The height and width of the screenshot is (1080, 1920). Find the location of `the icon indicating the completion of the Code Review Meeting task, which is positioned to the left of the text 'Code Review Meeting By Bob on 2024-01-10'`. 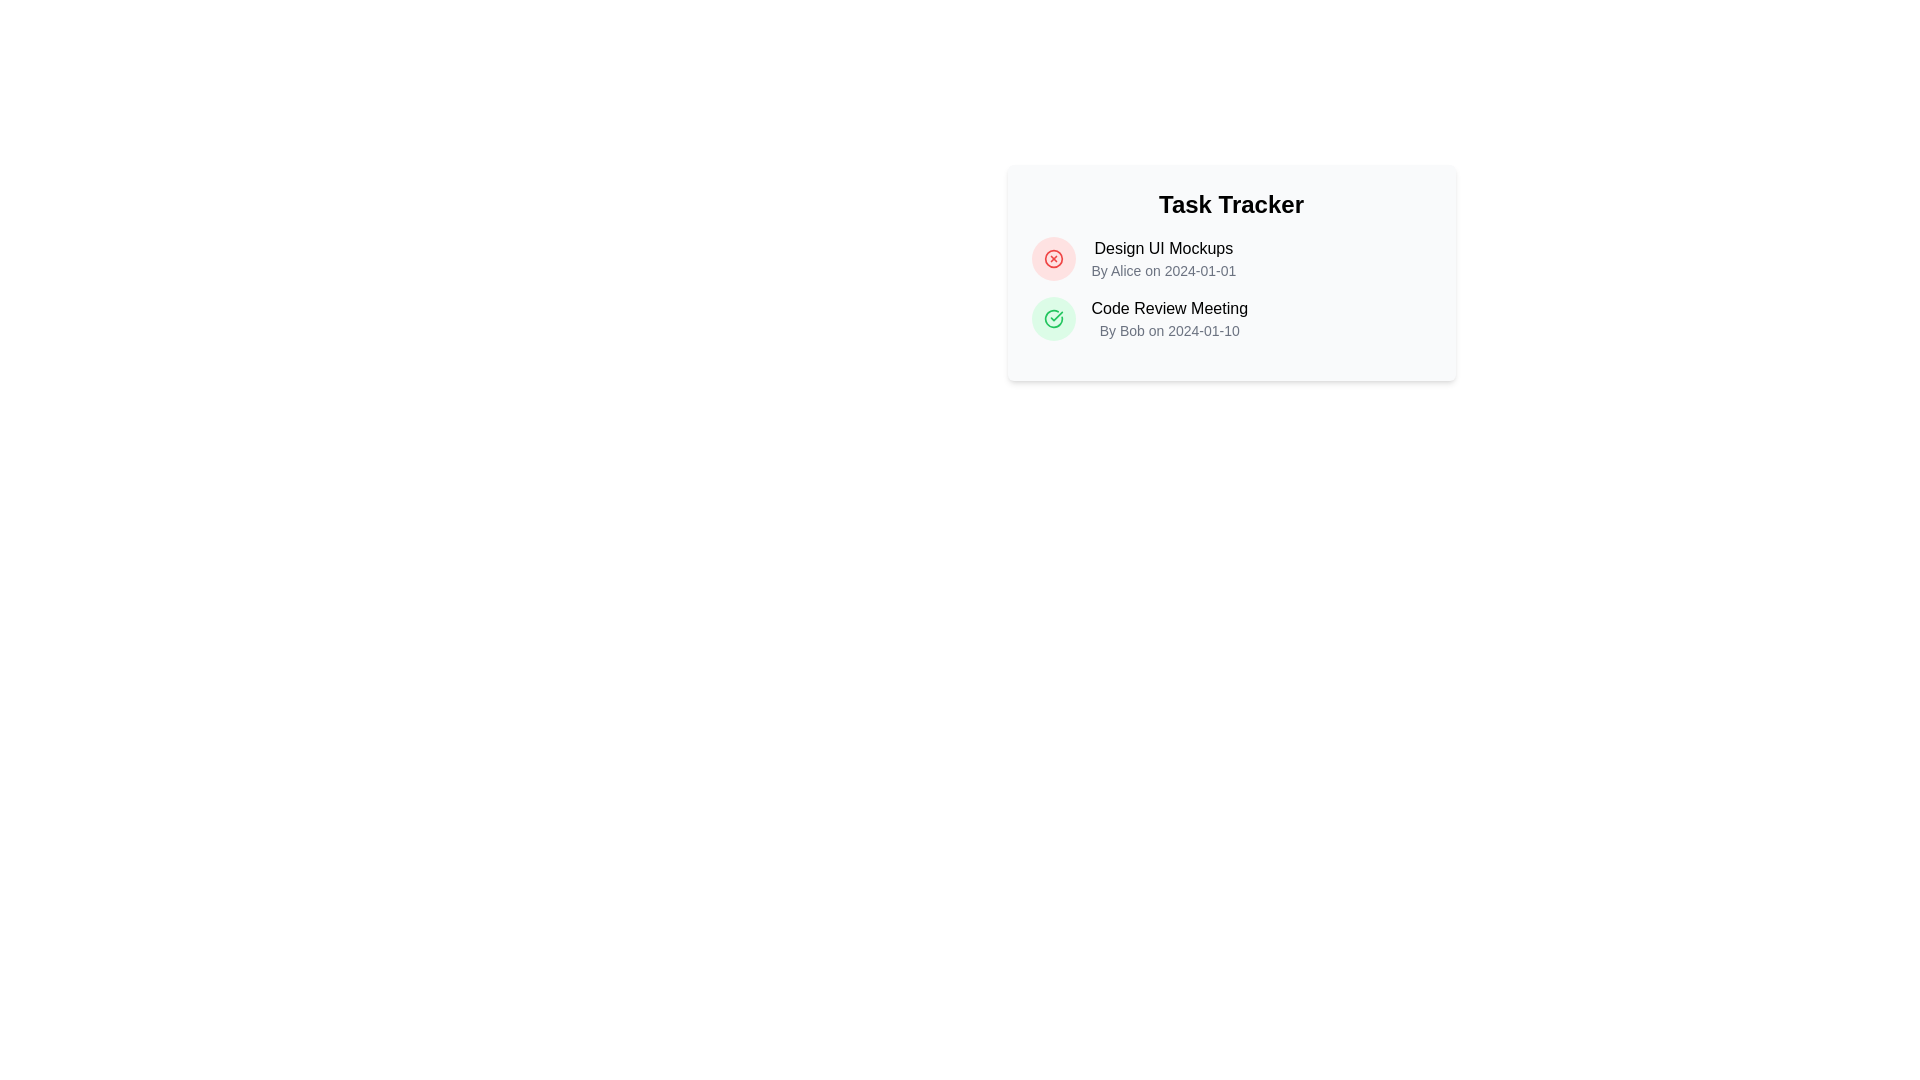

the icon indicating the completion of the Code Review Meeting task, which is positioned to the left of the text 'Code Review Meeting By Bob on 2024-01-10' is located at coordinates (1052, 318).